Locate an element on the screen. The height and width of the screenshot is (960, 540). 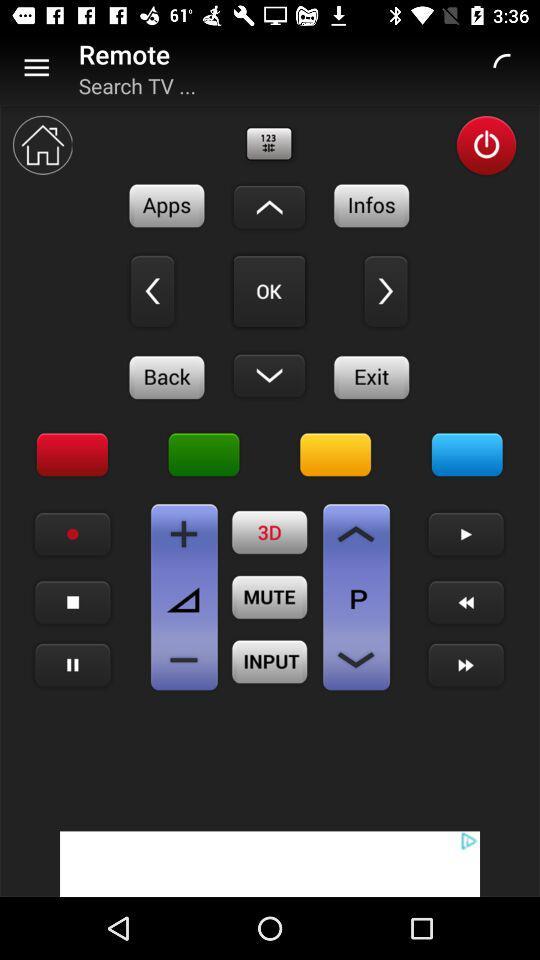
the av_rewind icon is located at coordinates (269, 290).